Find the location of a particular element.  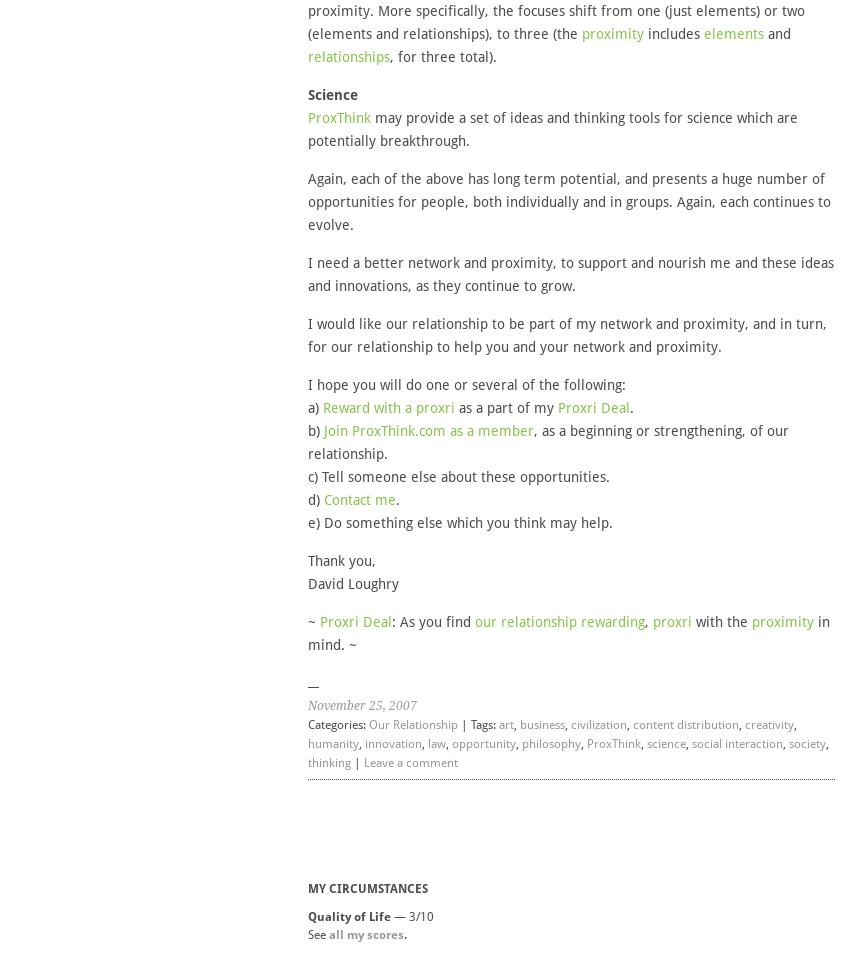

'content distribution' is located at coordinates (630, 724).